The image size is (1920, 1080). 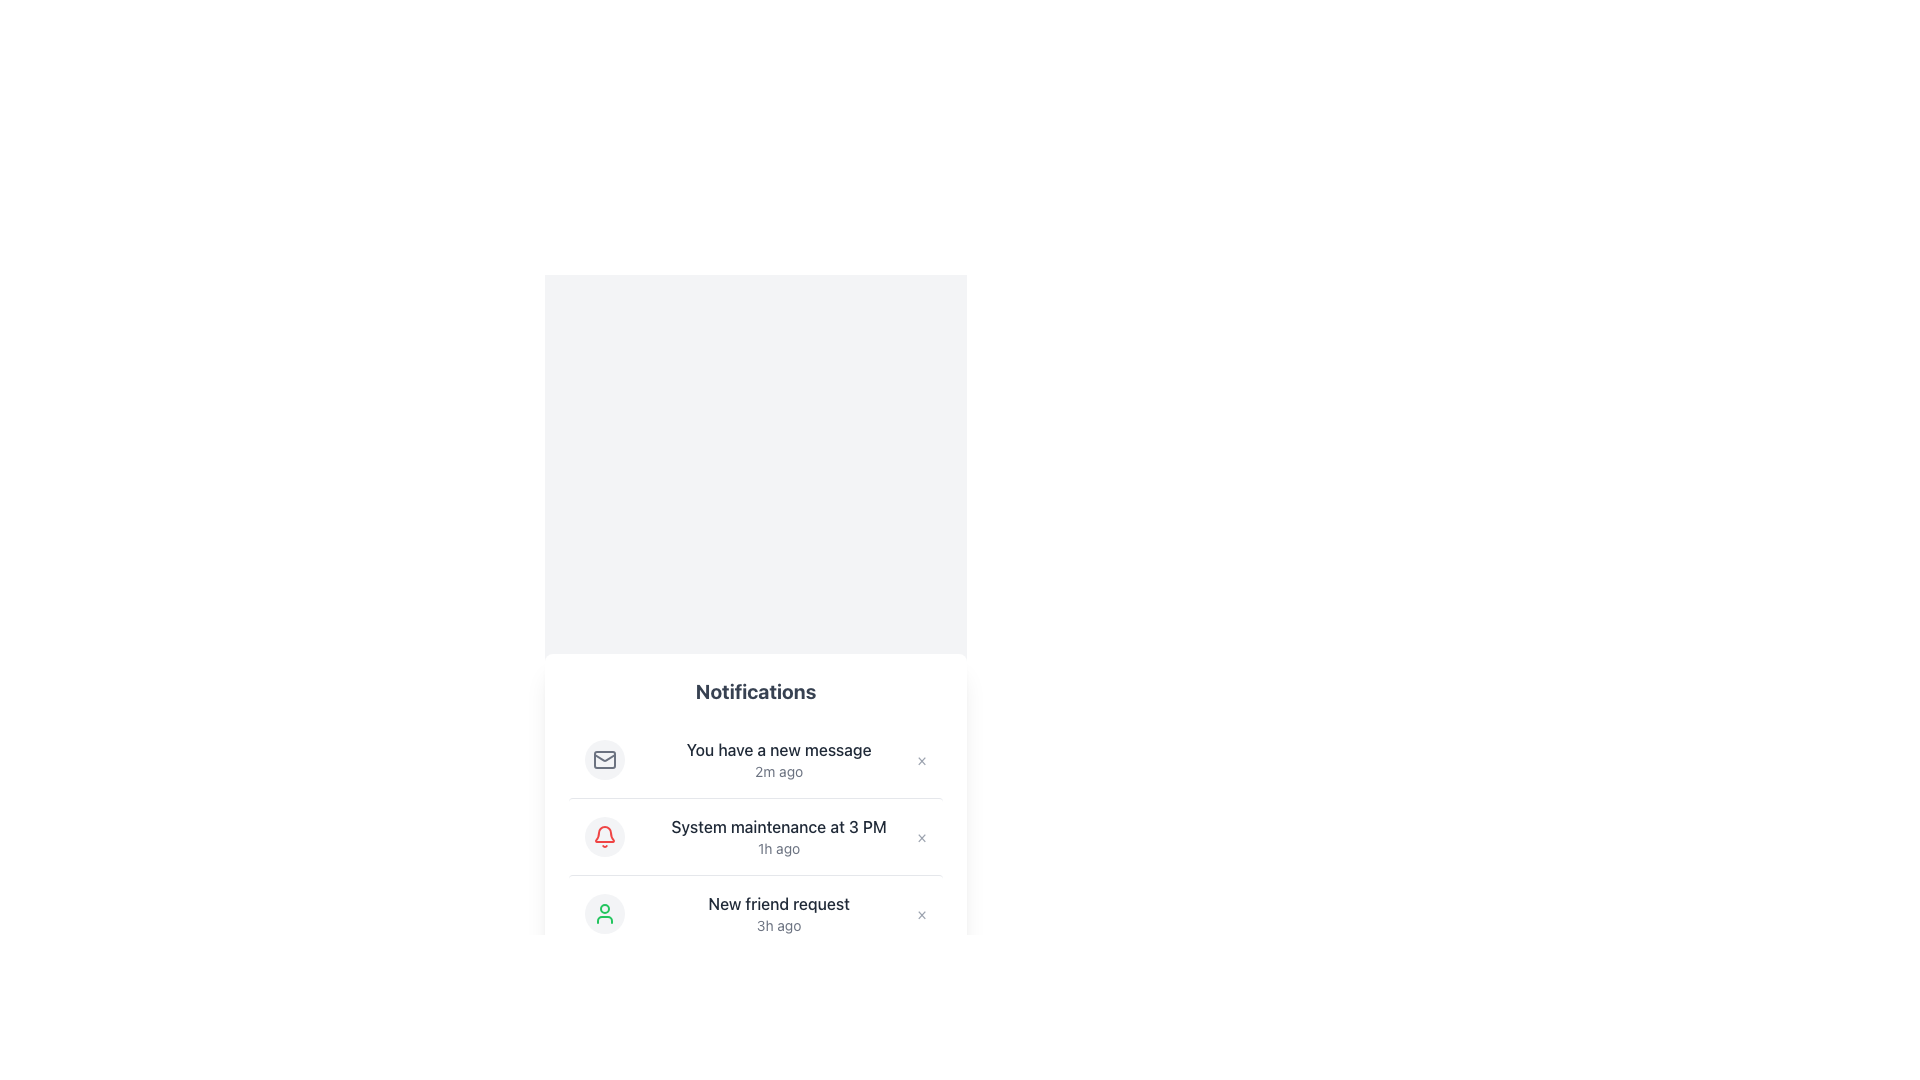 I want to click on timestamp displayed in a subtle gray color below the 'New friend request' text, which shows '3h ago', so click(x=778, y=925).